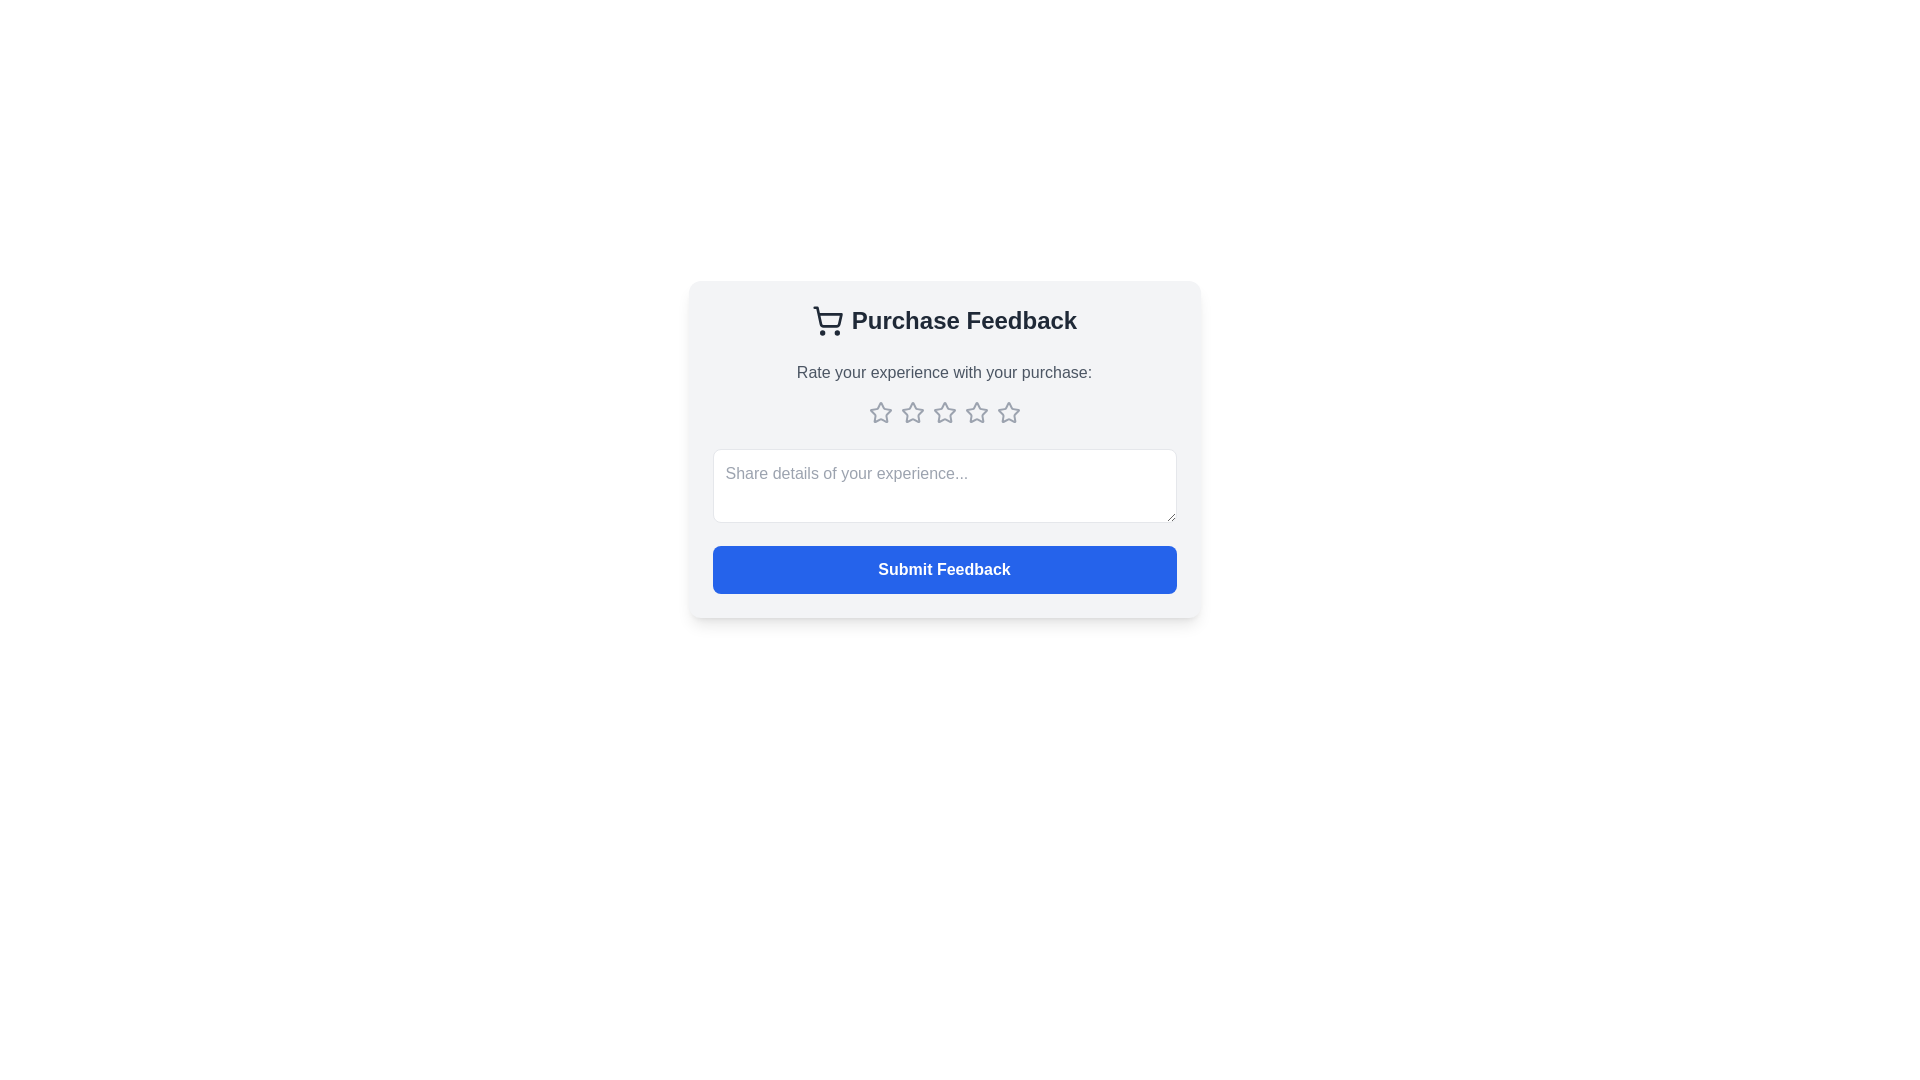  What do you see at coordinates (943, 411) in the screenshot?
I see `the star in the Rating component located beneath the label 'Rate your experience with your purchase:'` at bounding box center [943, 411].